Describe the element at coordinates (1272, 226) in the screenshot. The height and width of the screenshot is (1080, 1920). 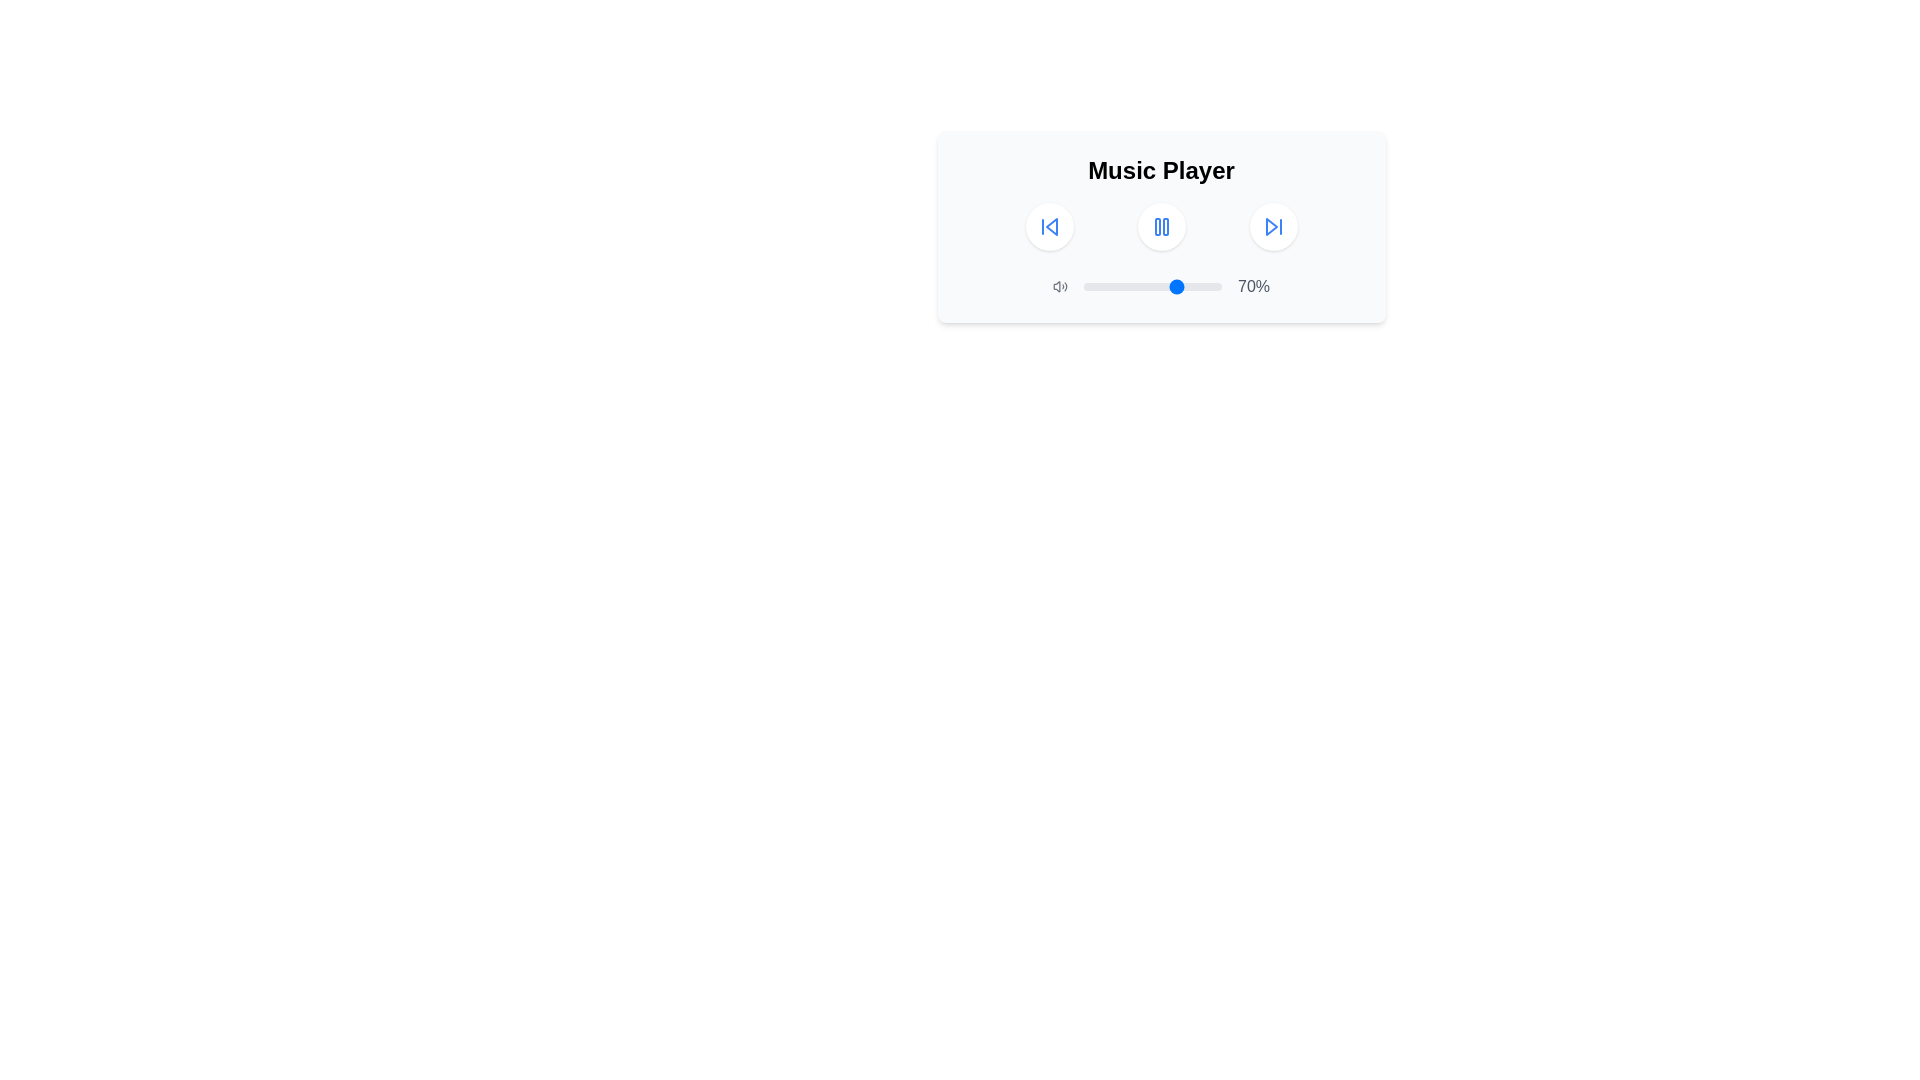
I see `the rightmost button in the music player control panel to skip to the next track in the playlist` at that location.